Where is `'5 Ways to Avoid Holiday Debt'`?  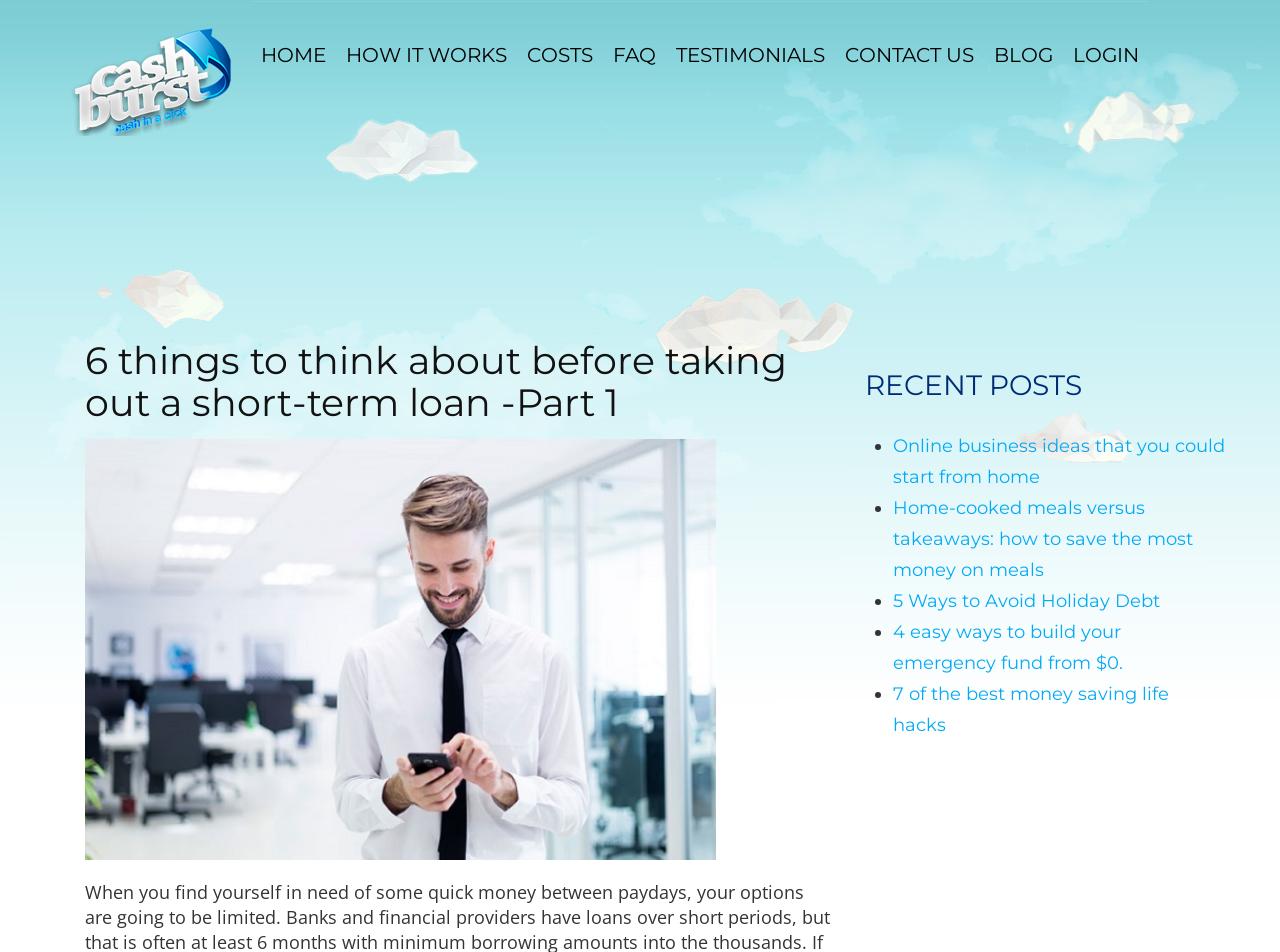 '5 Ways to Avoid Holiday Debt' is located at coordinates (1026, 600).